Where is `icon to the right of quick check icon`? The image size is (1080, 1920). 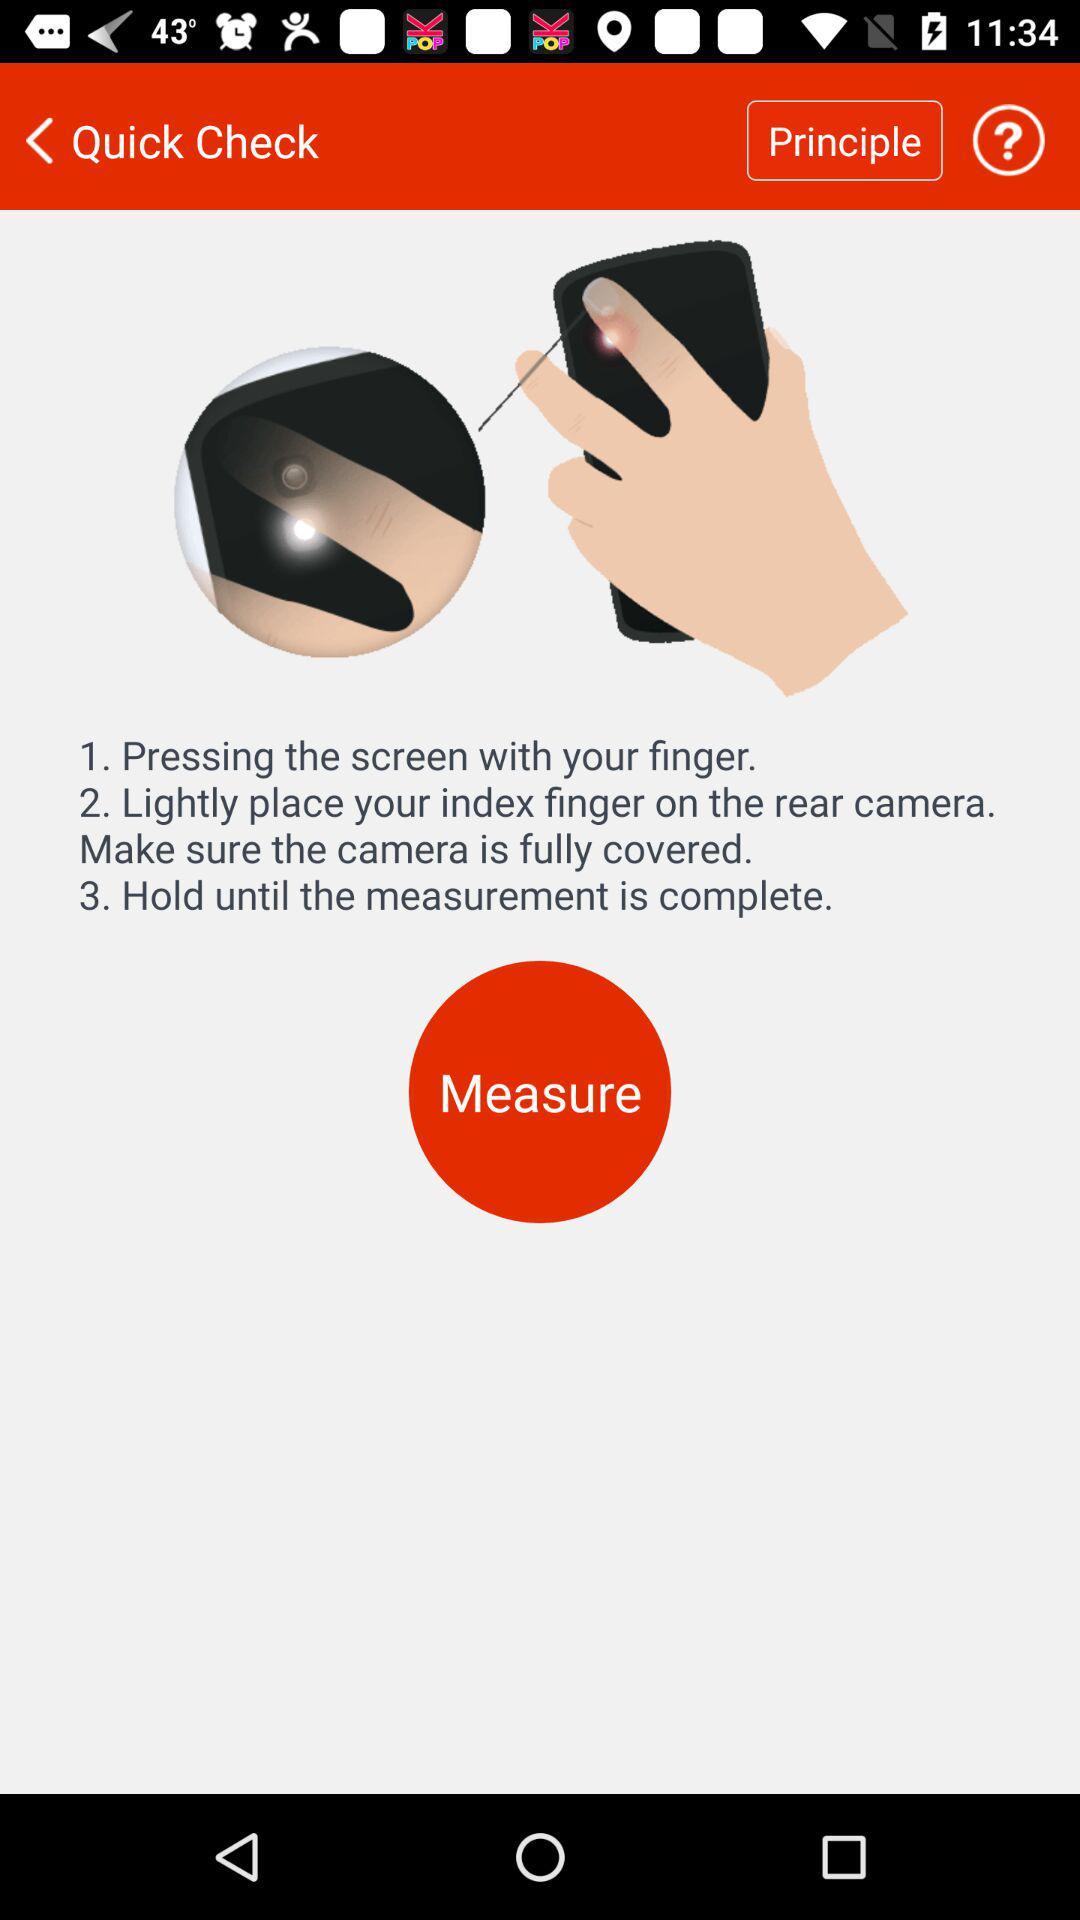 icon to the right of quick check icon is located at coordinates (844, 139).